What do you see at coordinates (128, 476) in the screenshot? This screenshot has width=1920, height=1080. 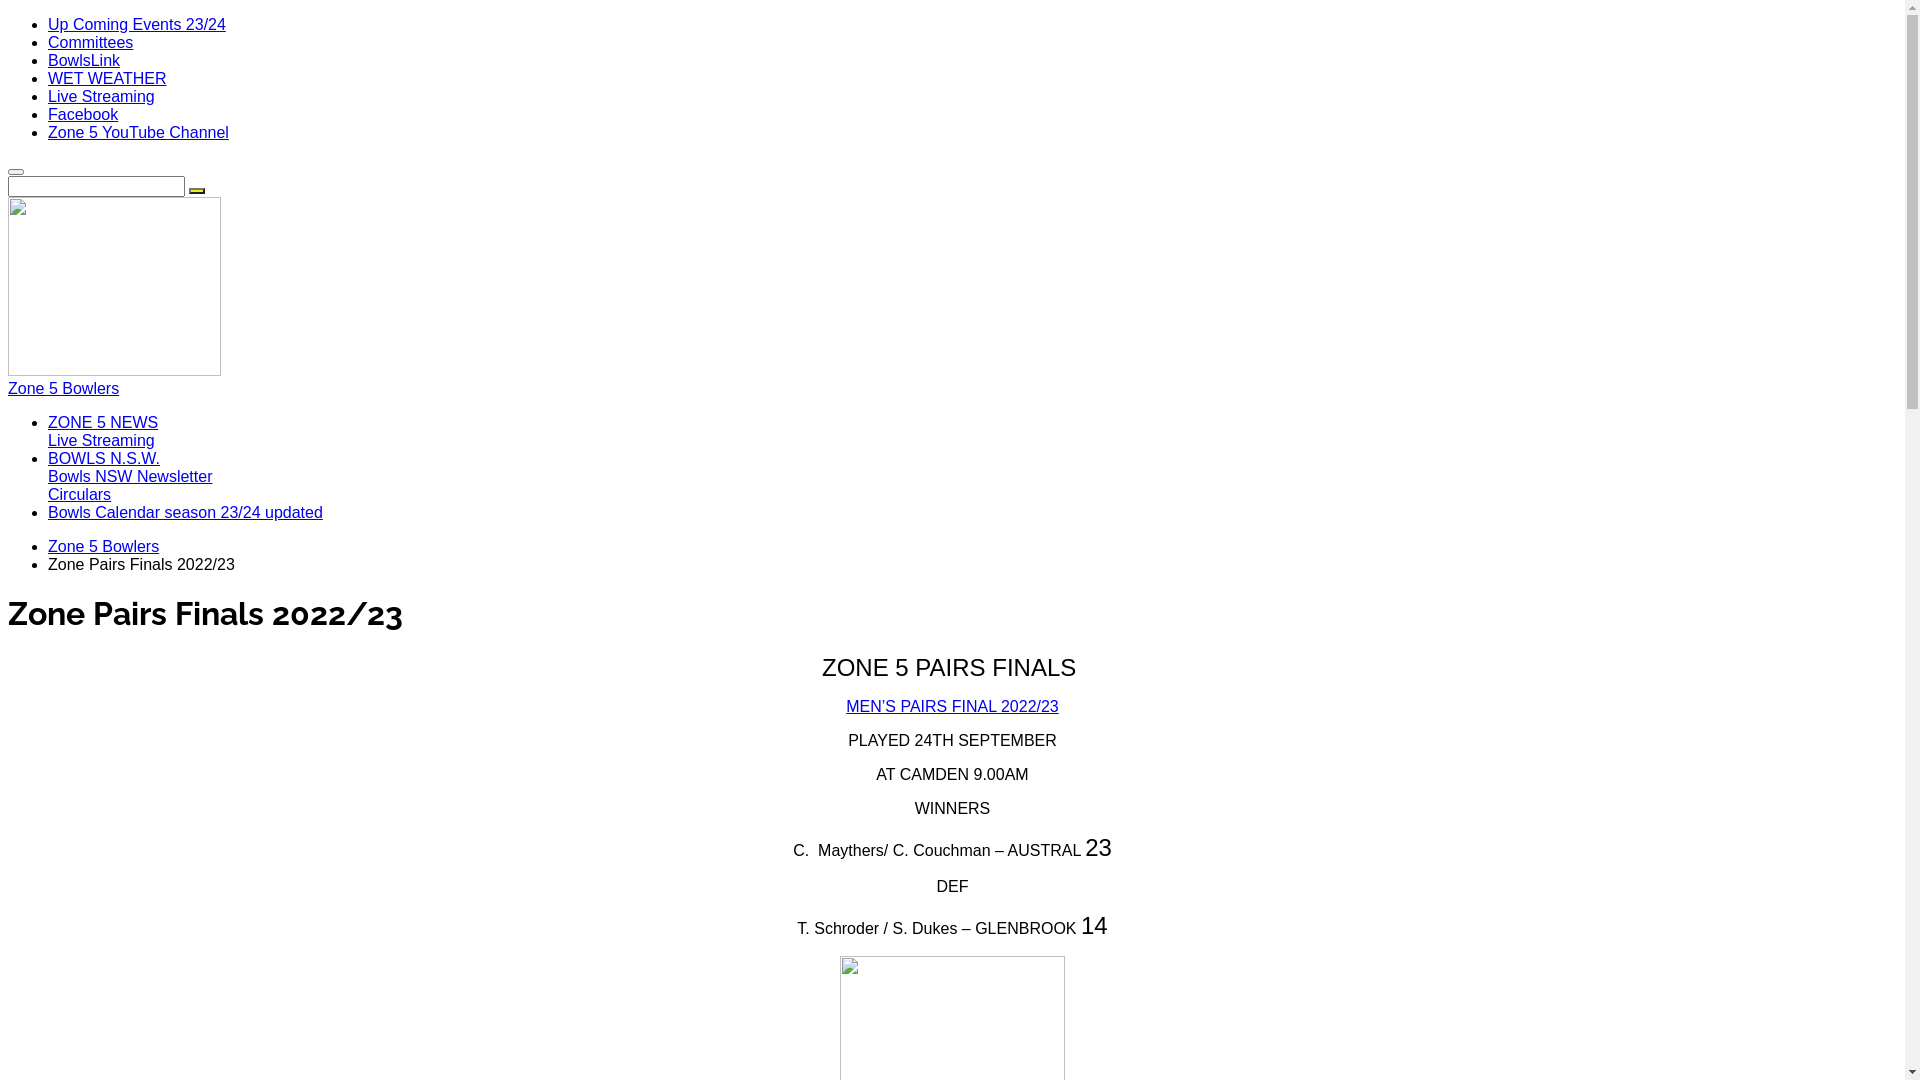 I see `'Bowls NSW Newsletter'` at bounding box center [128, 476].